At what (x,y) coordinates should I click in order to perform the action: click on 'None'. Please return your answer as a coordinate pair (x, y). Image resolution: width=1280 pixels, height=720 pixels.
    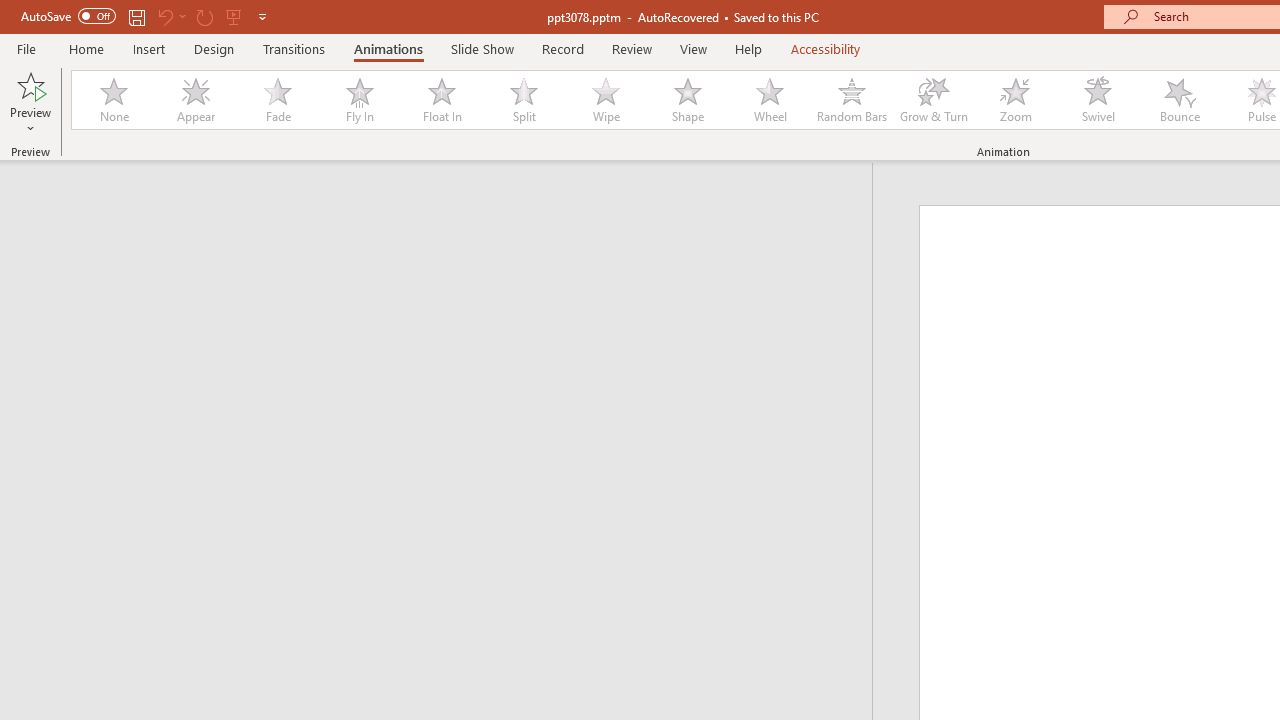
    Looking at the image, I should click on (112, 100).